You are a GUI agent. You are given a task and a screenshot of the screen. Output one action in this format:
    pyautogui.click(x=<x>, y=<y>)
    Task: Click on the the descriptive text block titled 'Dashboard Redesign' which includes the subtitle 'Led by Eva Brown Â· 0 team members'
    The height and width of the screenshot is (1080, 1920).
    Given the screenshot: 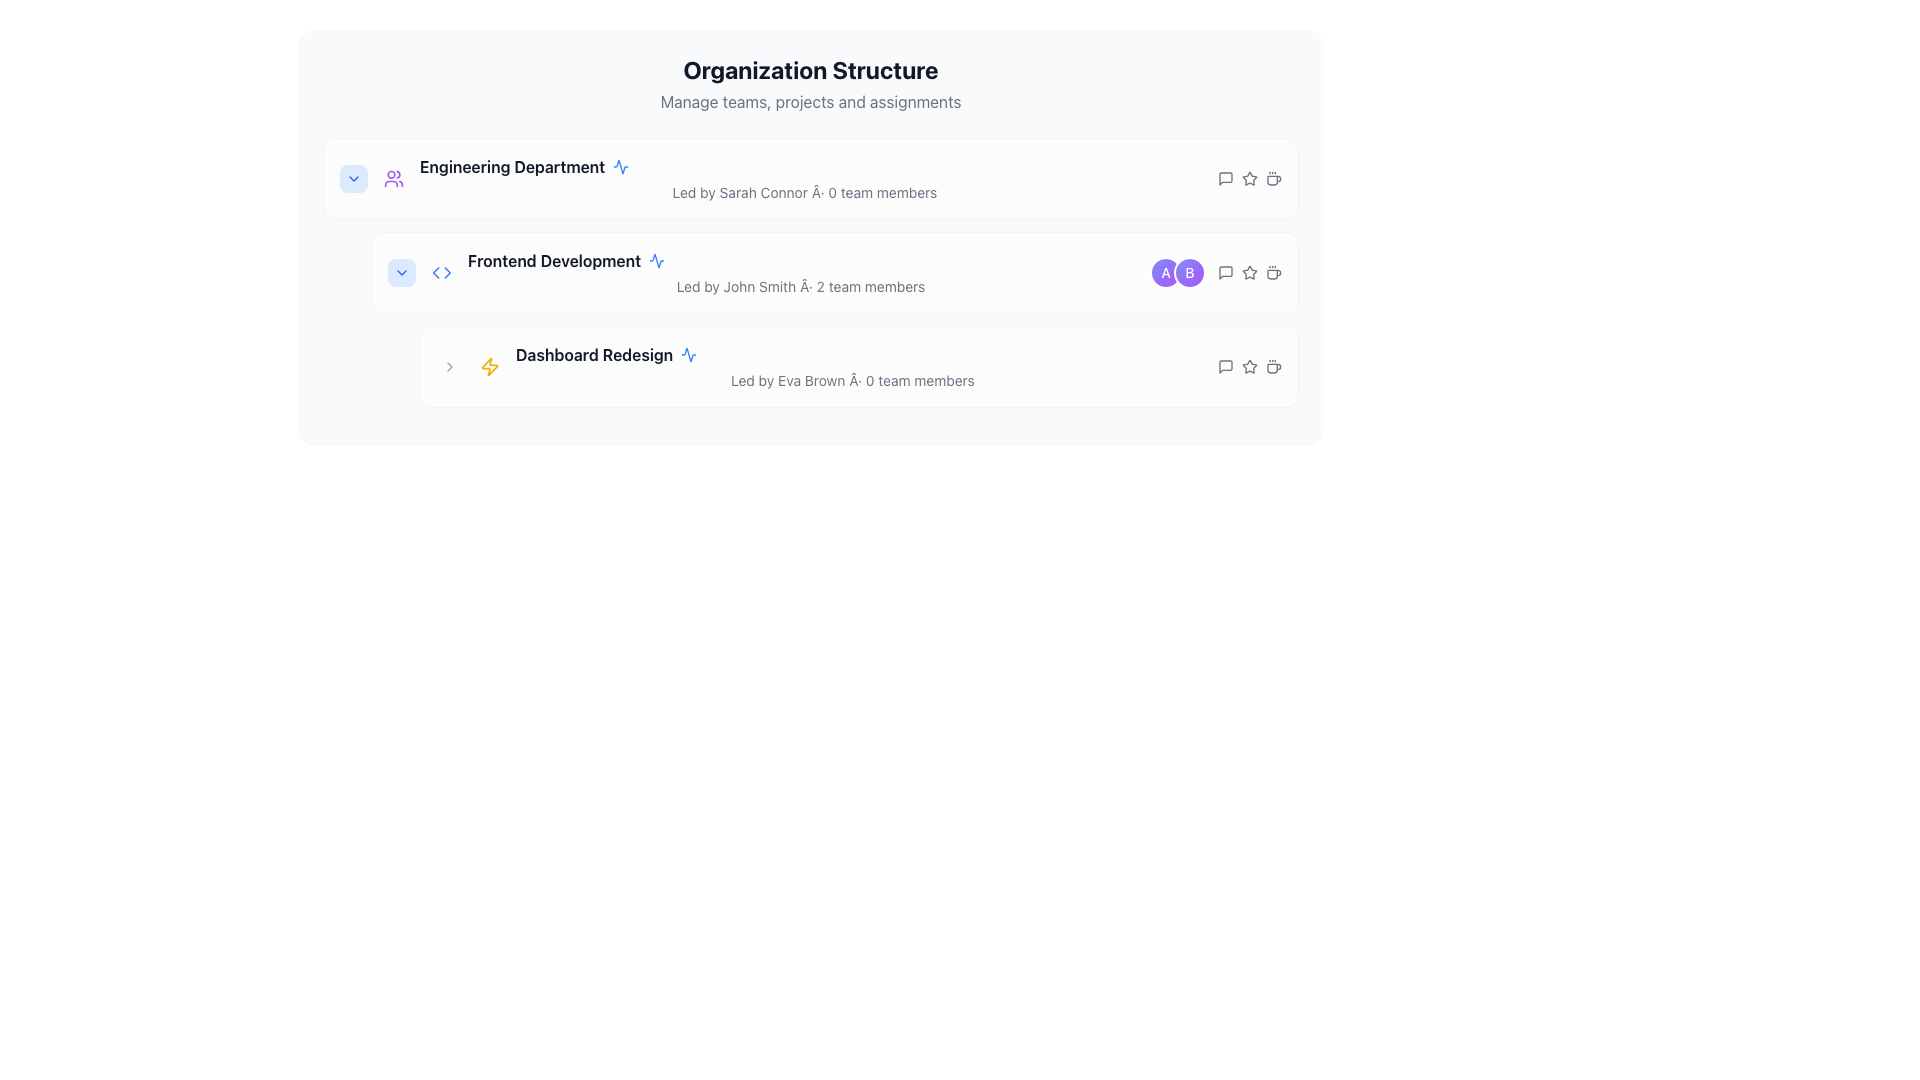 What is the action you would take?
    pyautogui.click(x=853, y=366)
    